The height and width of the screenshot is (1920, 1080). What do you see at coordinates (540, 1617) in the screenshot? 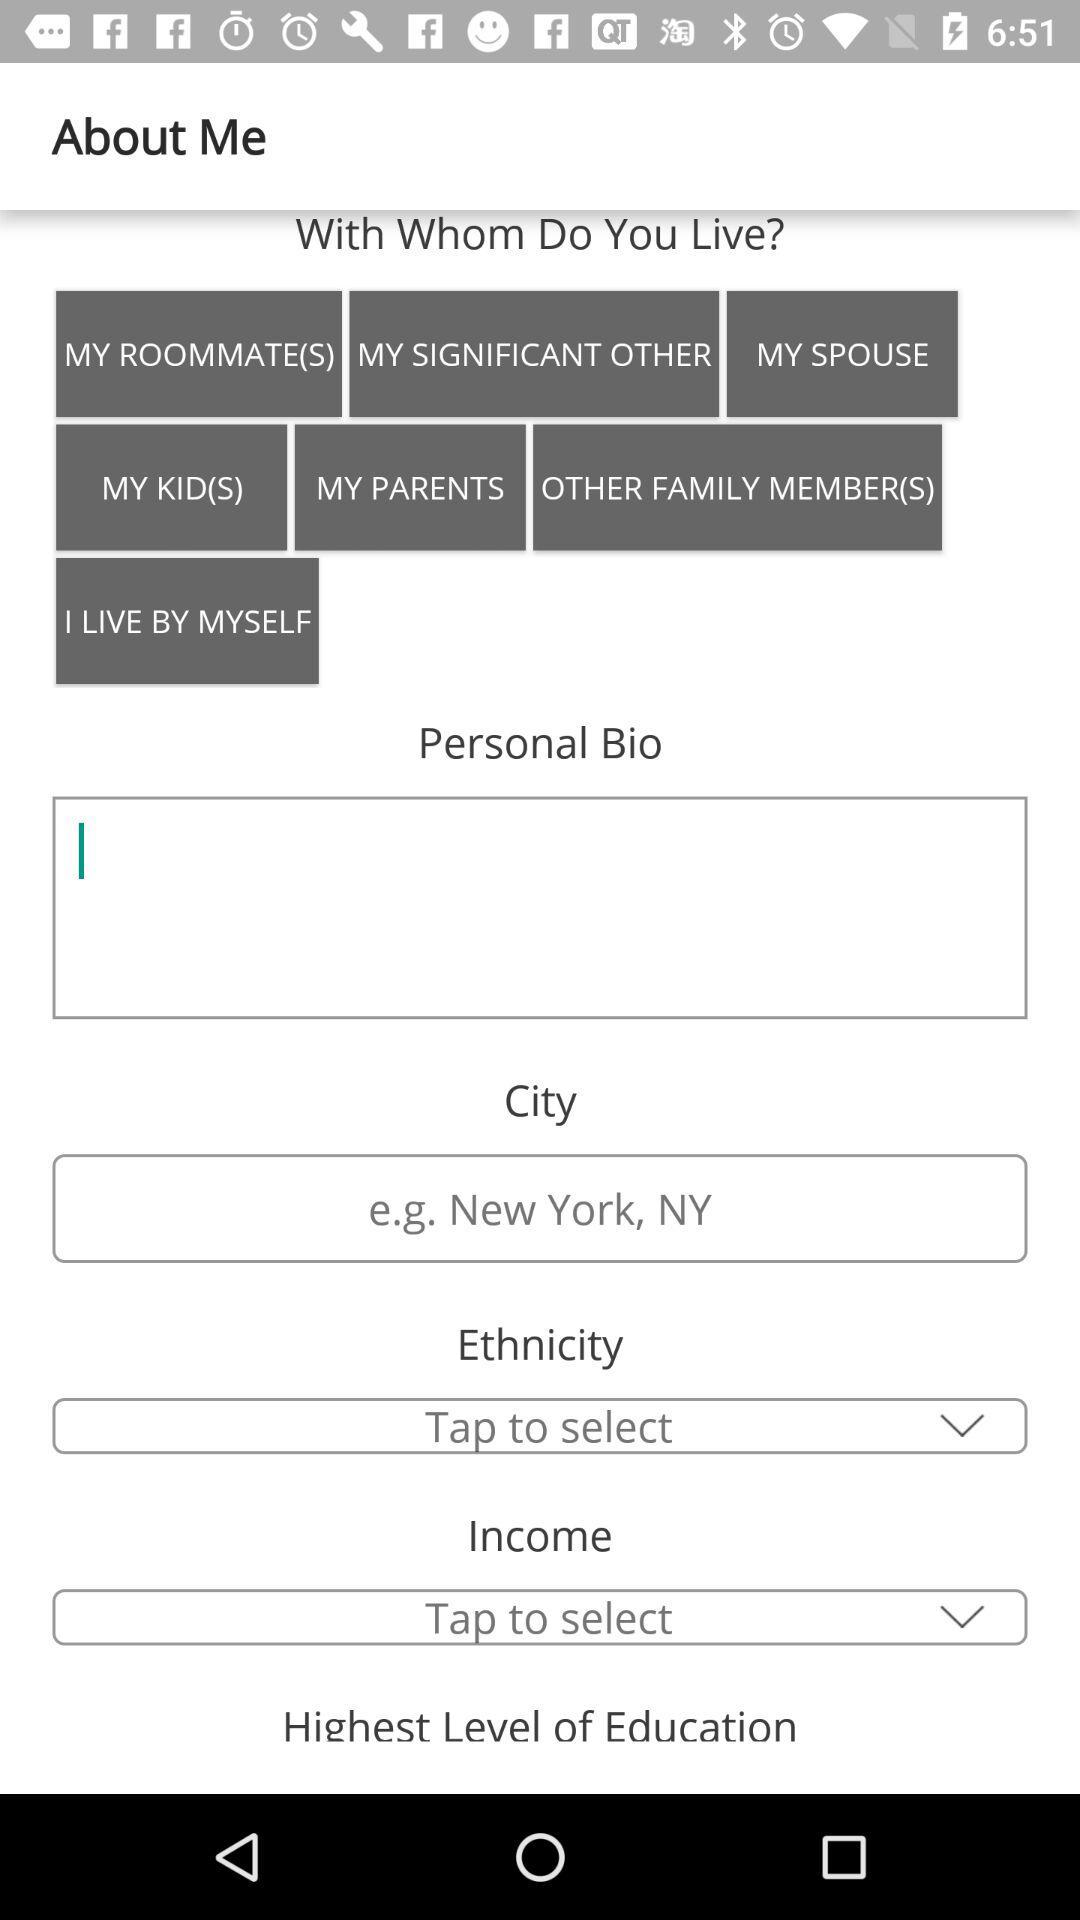
I see `type your income` at bounding box center [540, 1617].